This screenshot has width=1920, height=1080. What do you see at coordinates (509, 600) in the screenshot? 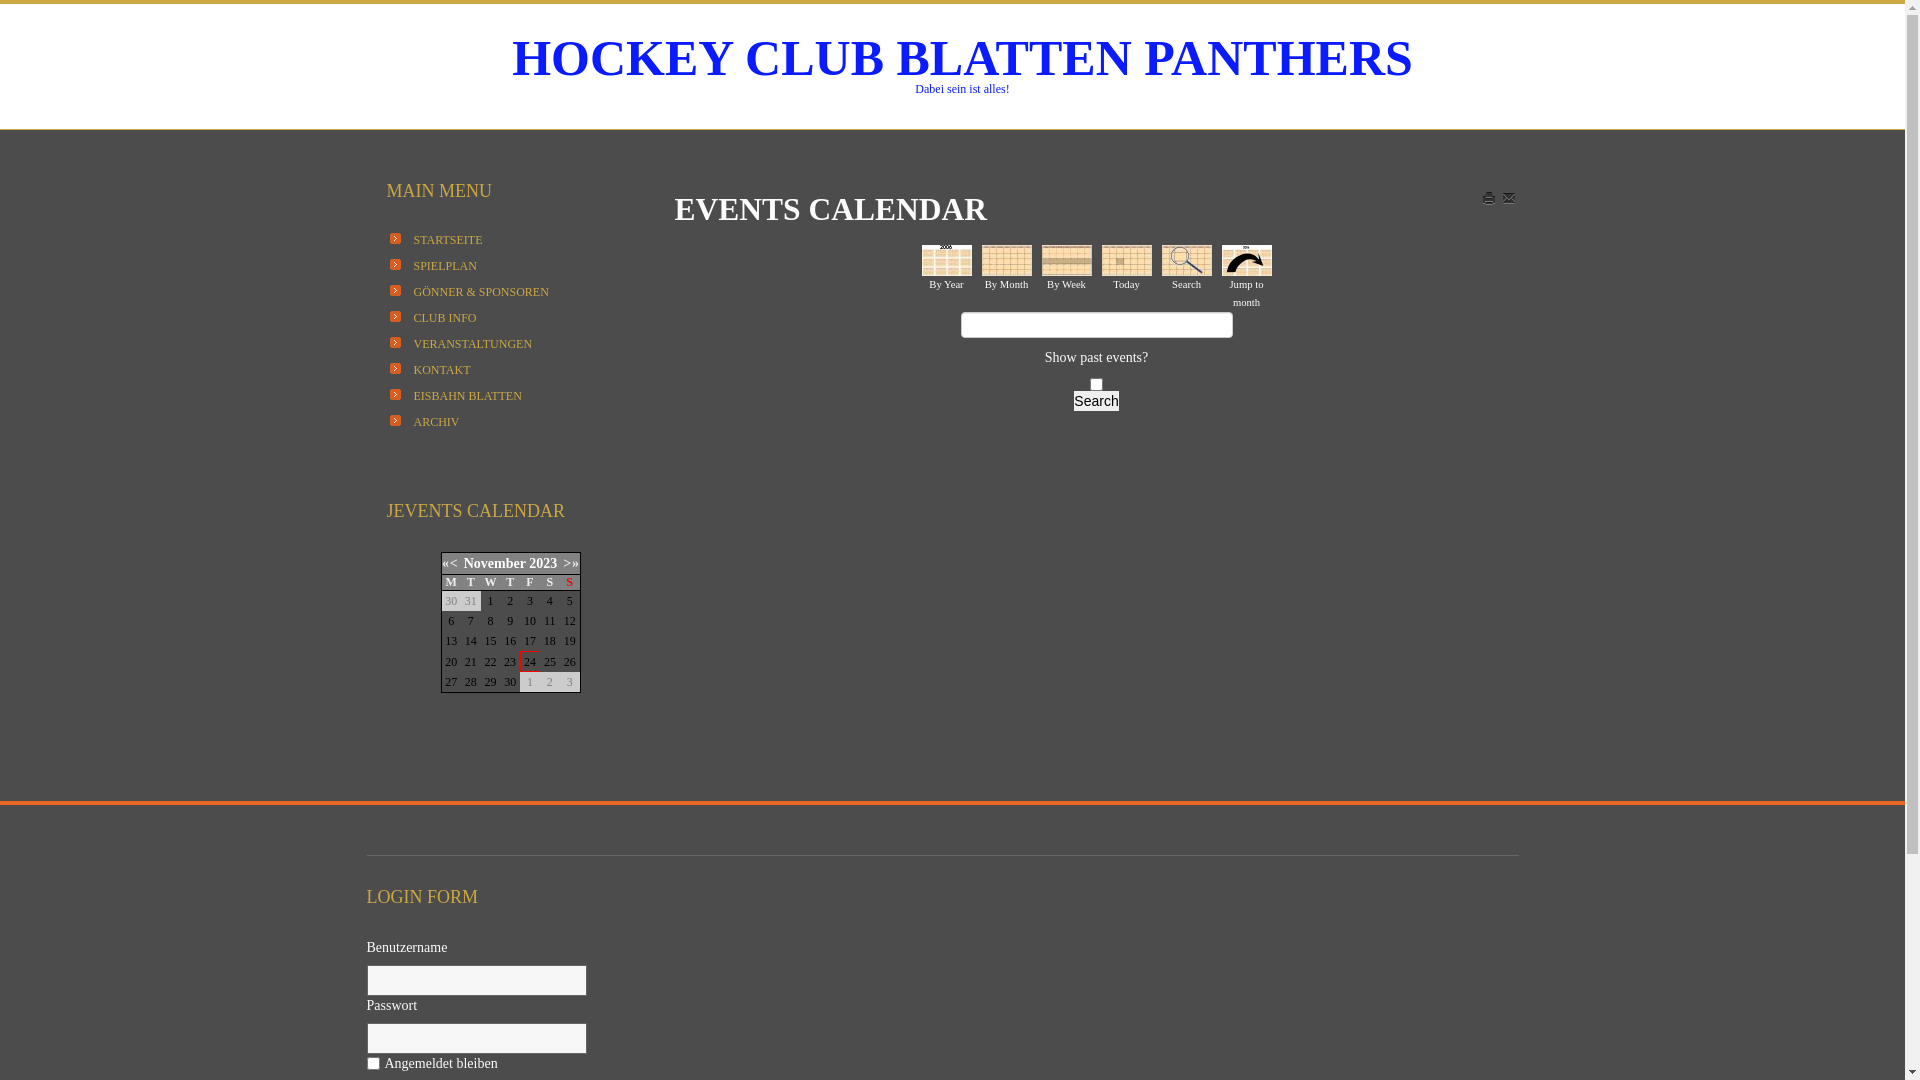
I see `'2'` at bounding box center [509, 600].